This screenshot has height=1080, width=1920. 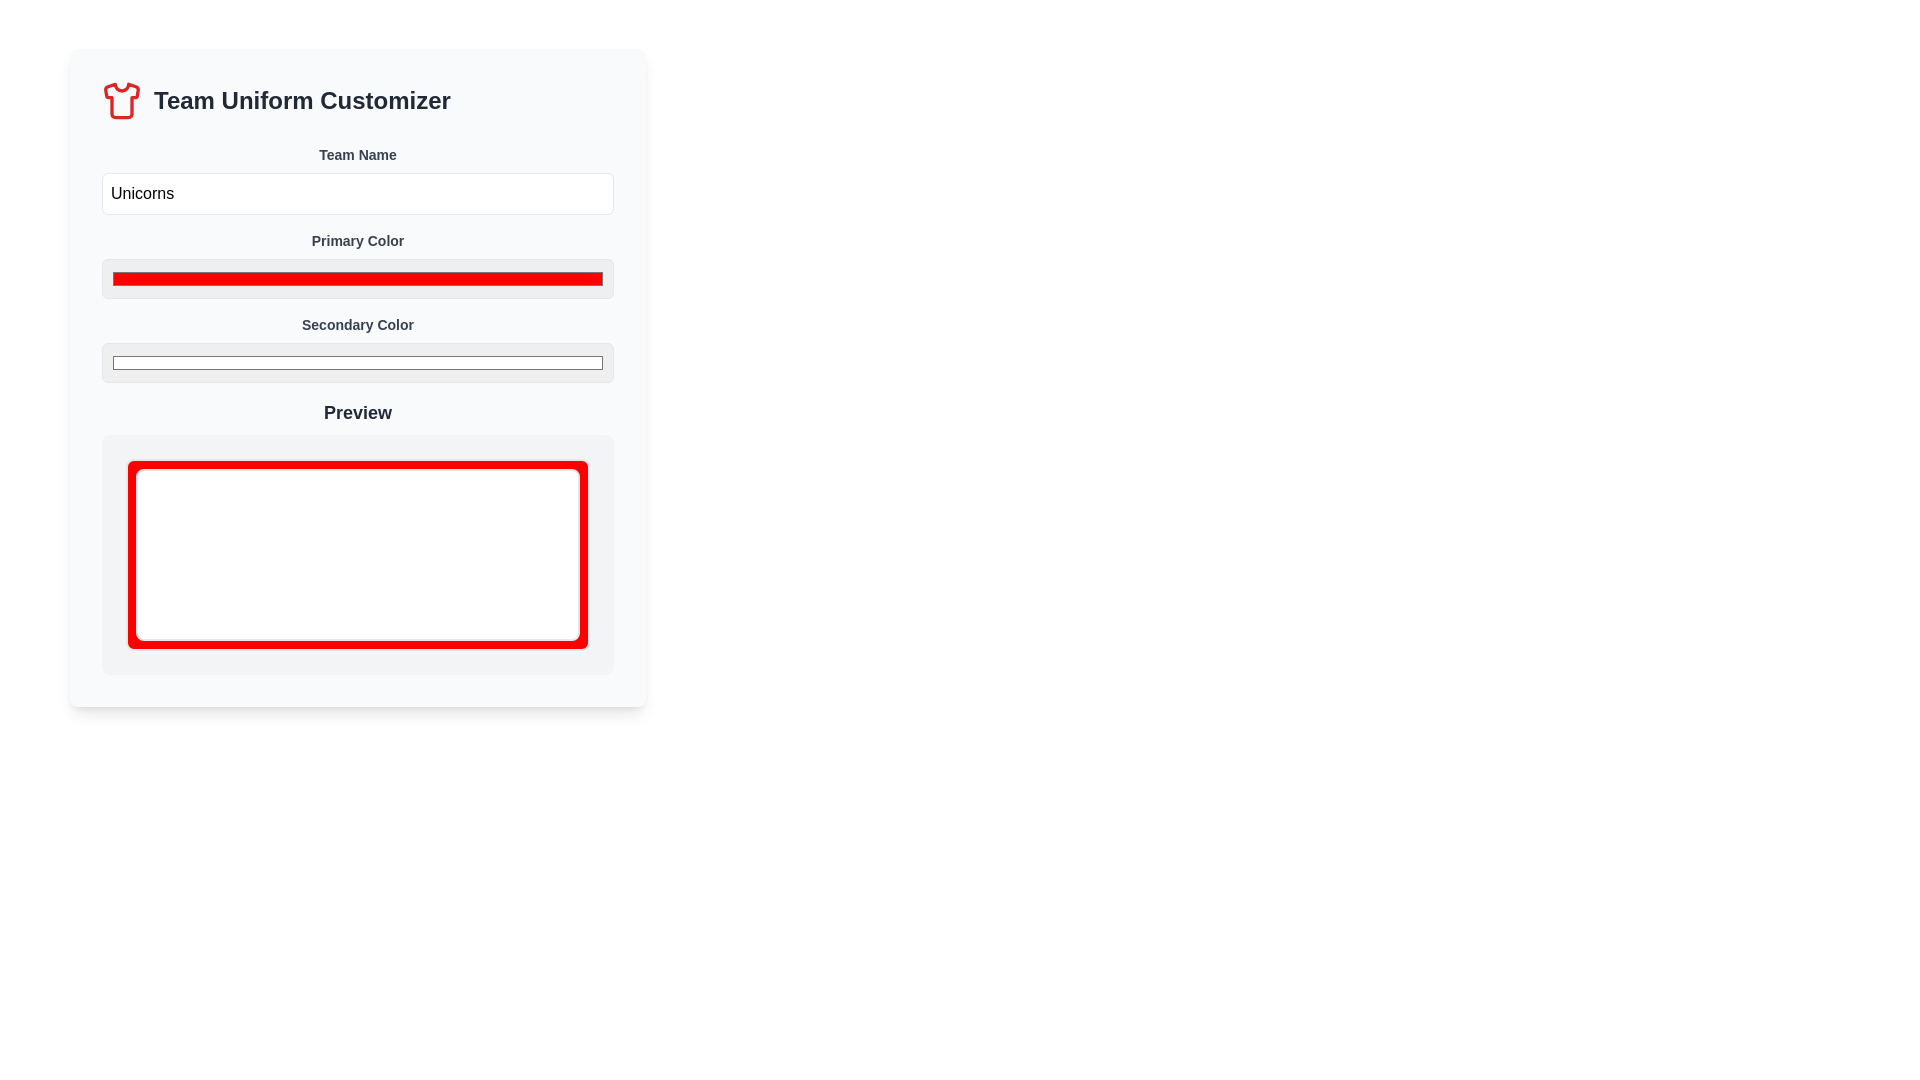 I want to click on the header text label indicating the title or purpose of the customization tool for team uniforms, which is located to the right of the shirt icon in the upper section of the interface, so click(x=301, y=100).